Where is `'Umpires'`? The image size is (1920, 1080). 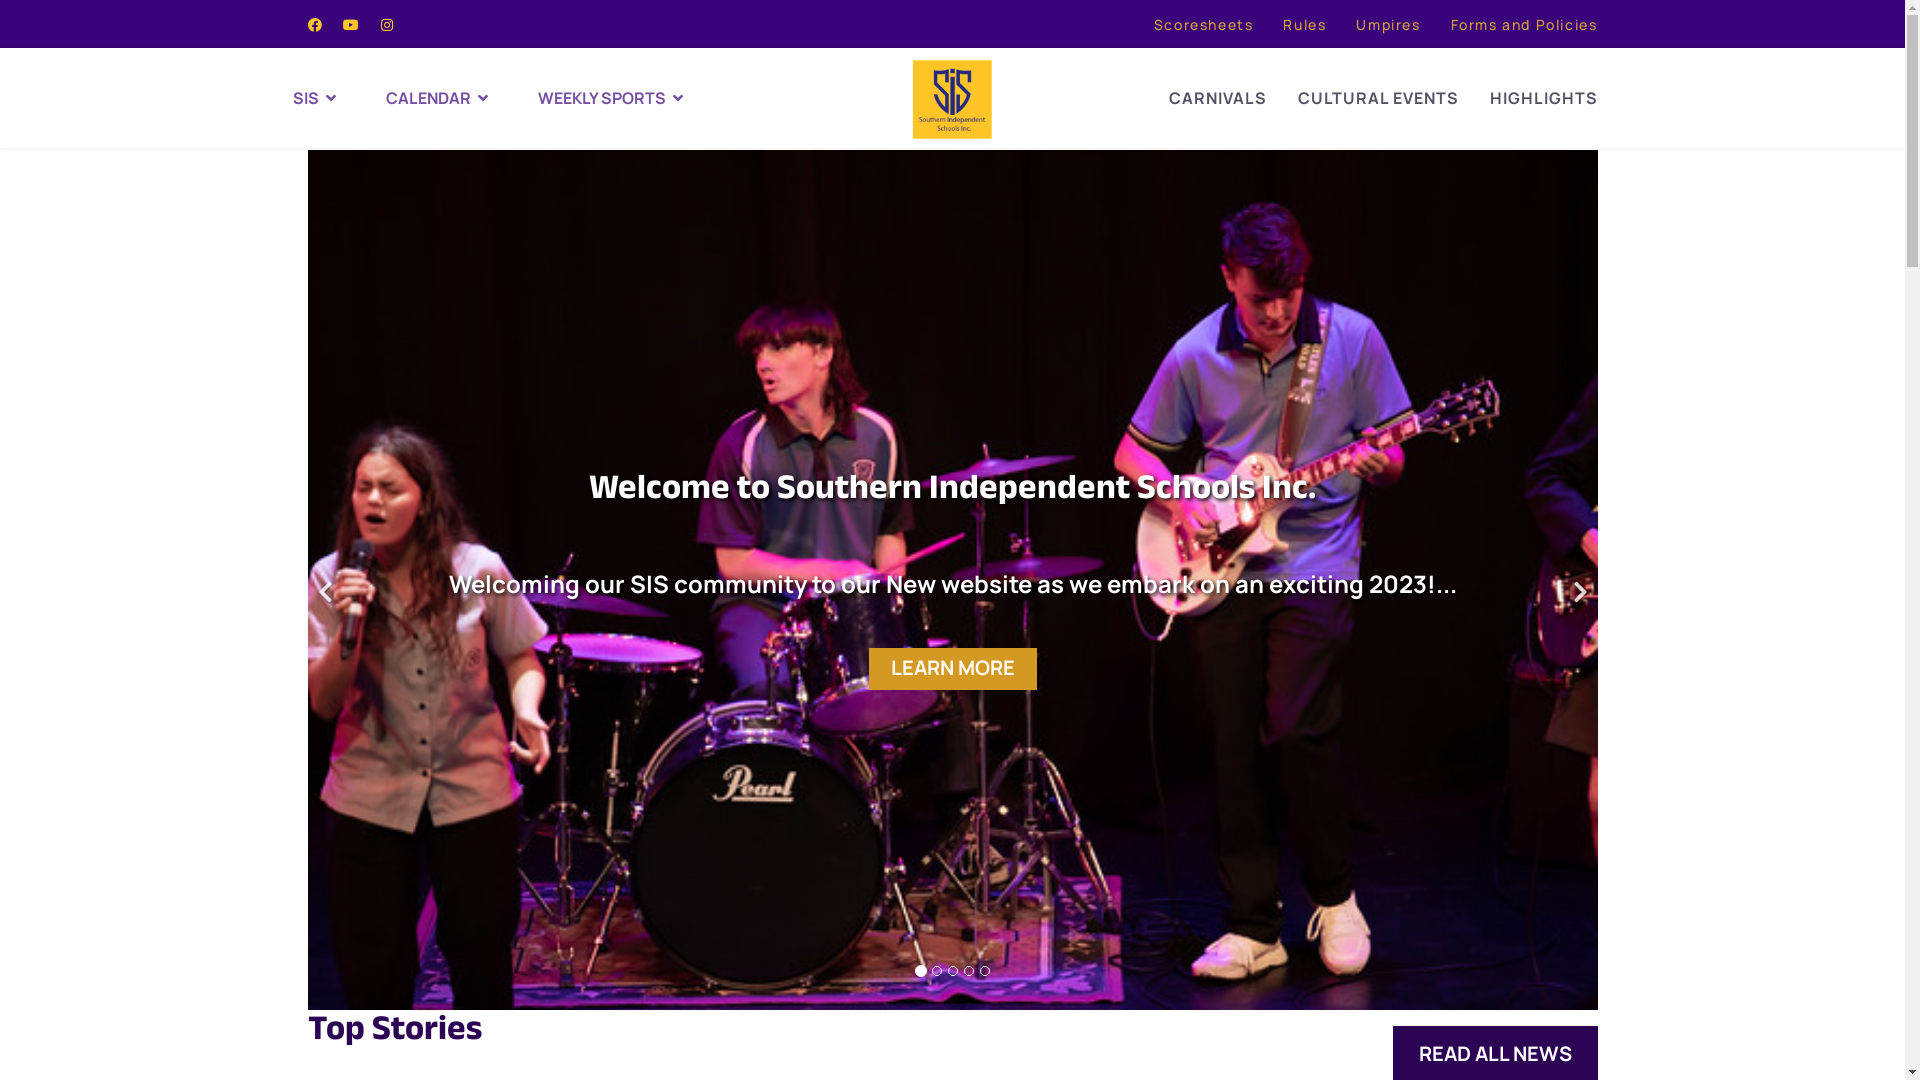 'Umpires' is located at coordinates (1386, 24).